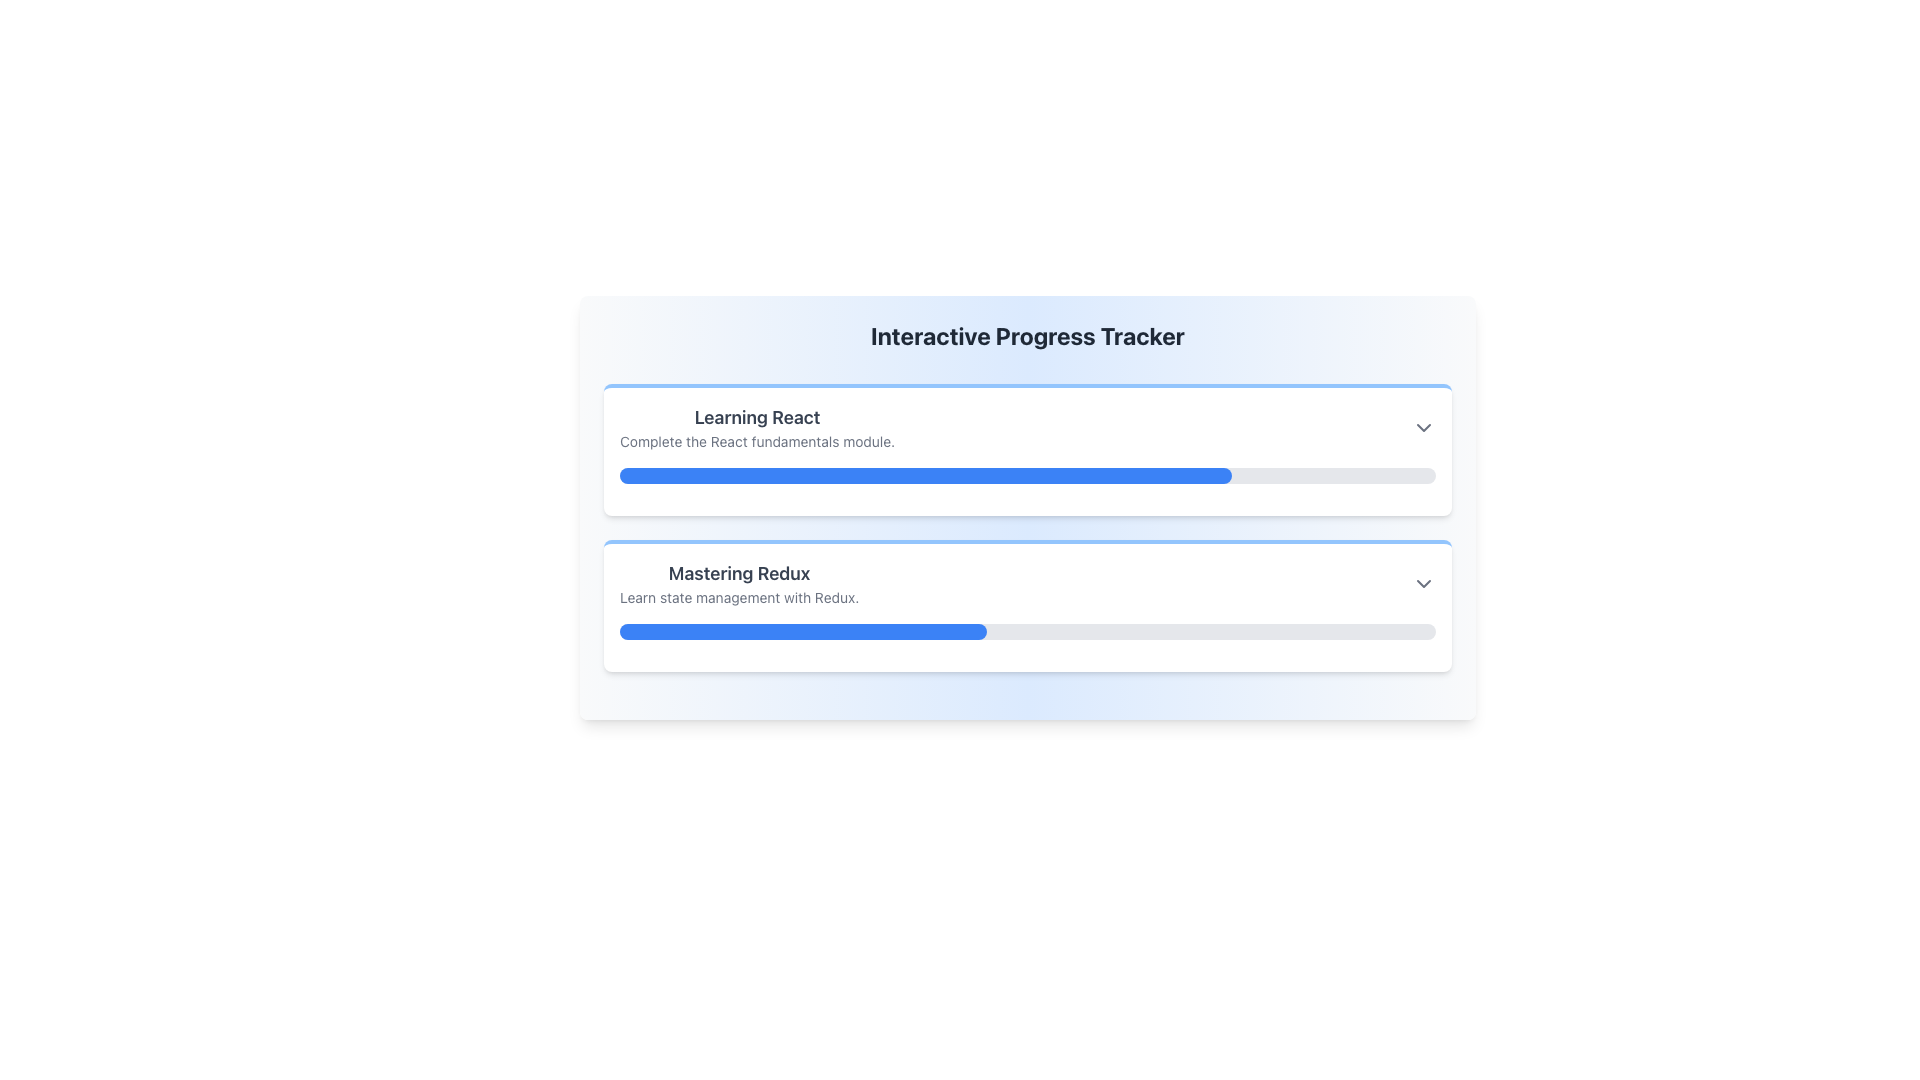  What do you see at coordinates (925, 475) in the screenshot?
I see `the blue progress indicator within the light gray progress bar labeled 'Learning React' that is filled to approximately three-quarters of its length` at bounding box center [925, 475].